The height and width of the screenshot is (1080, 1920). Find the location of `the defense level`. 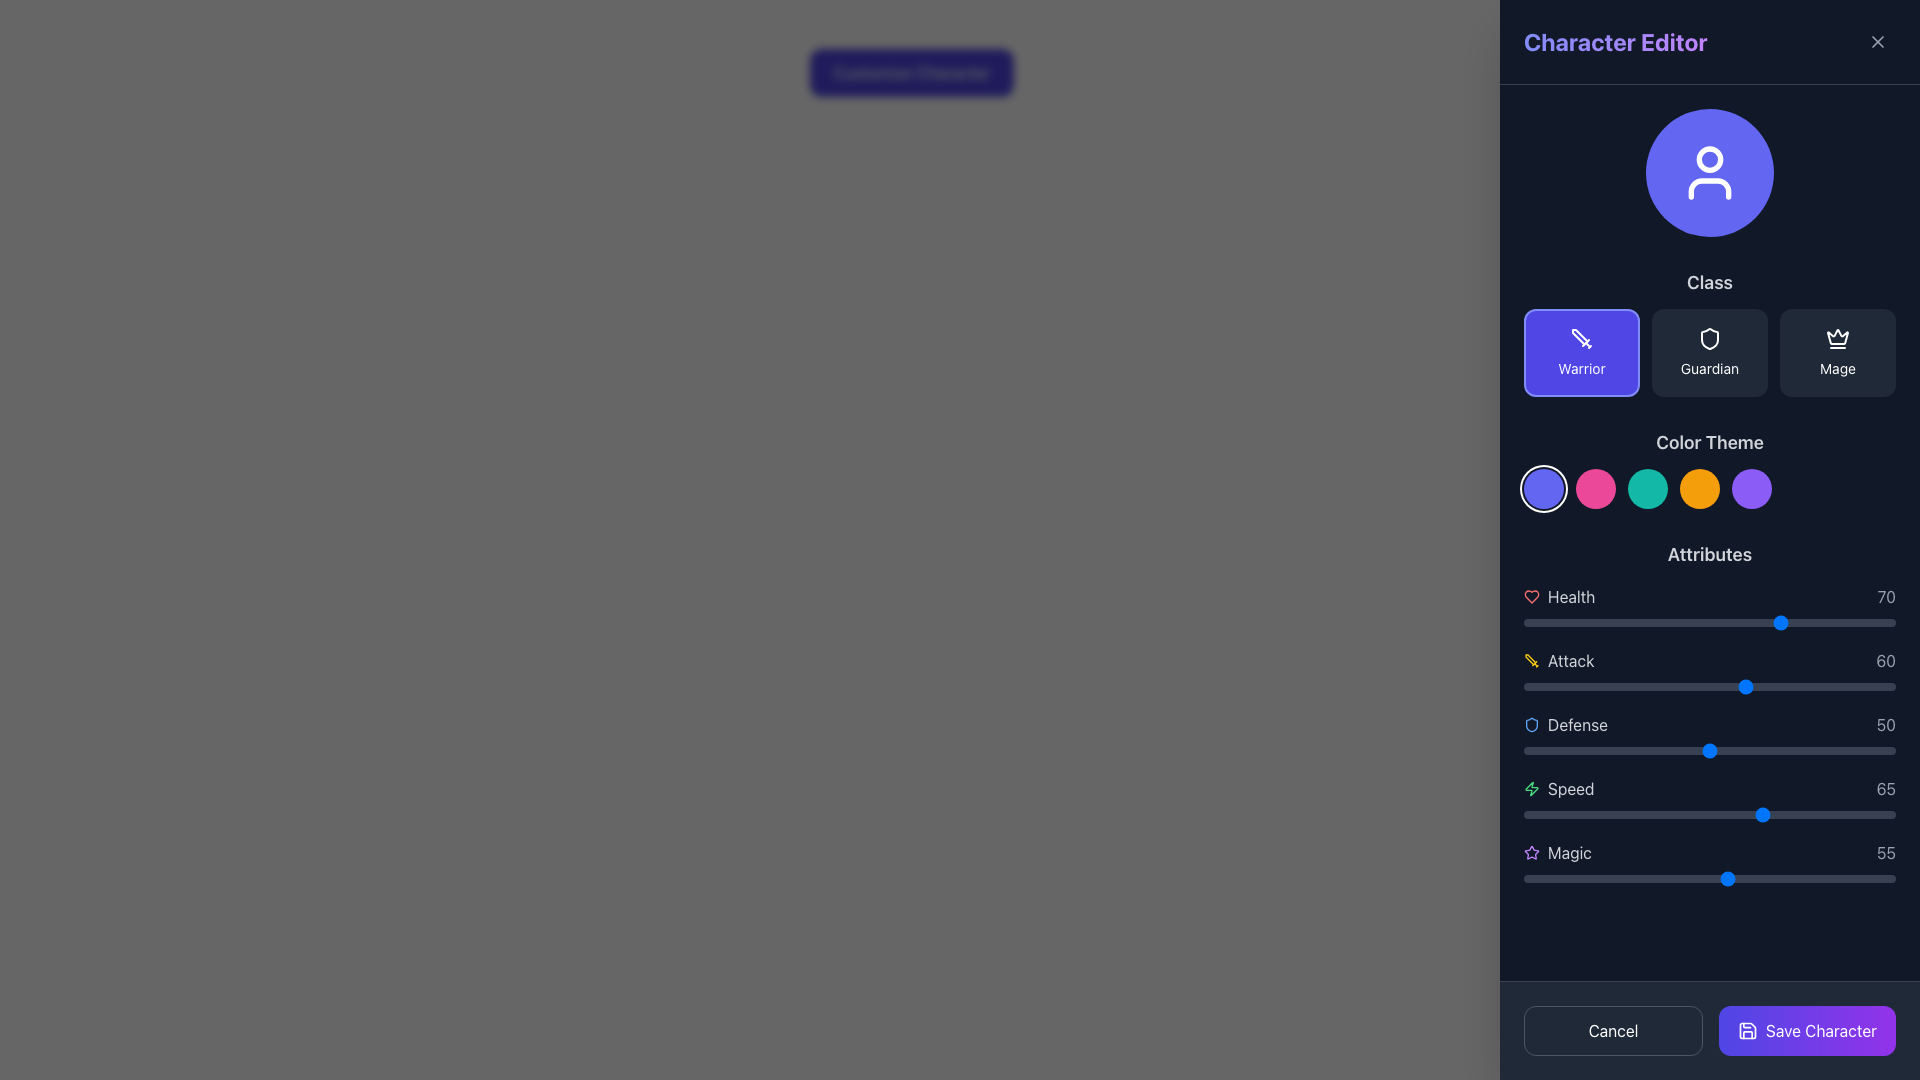

the defense level is located at coordinates (1868, 751).